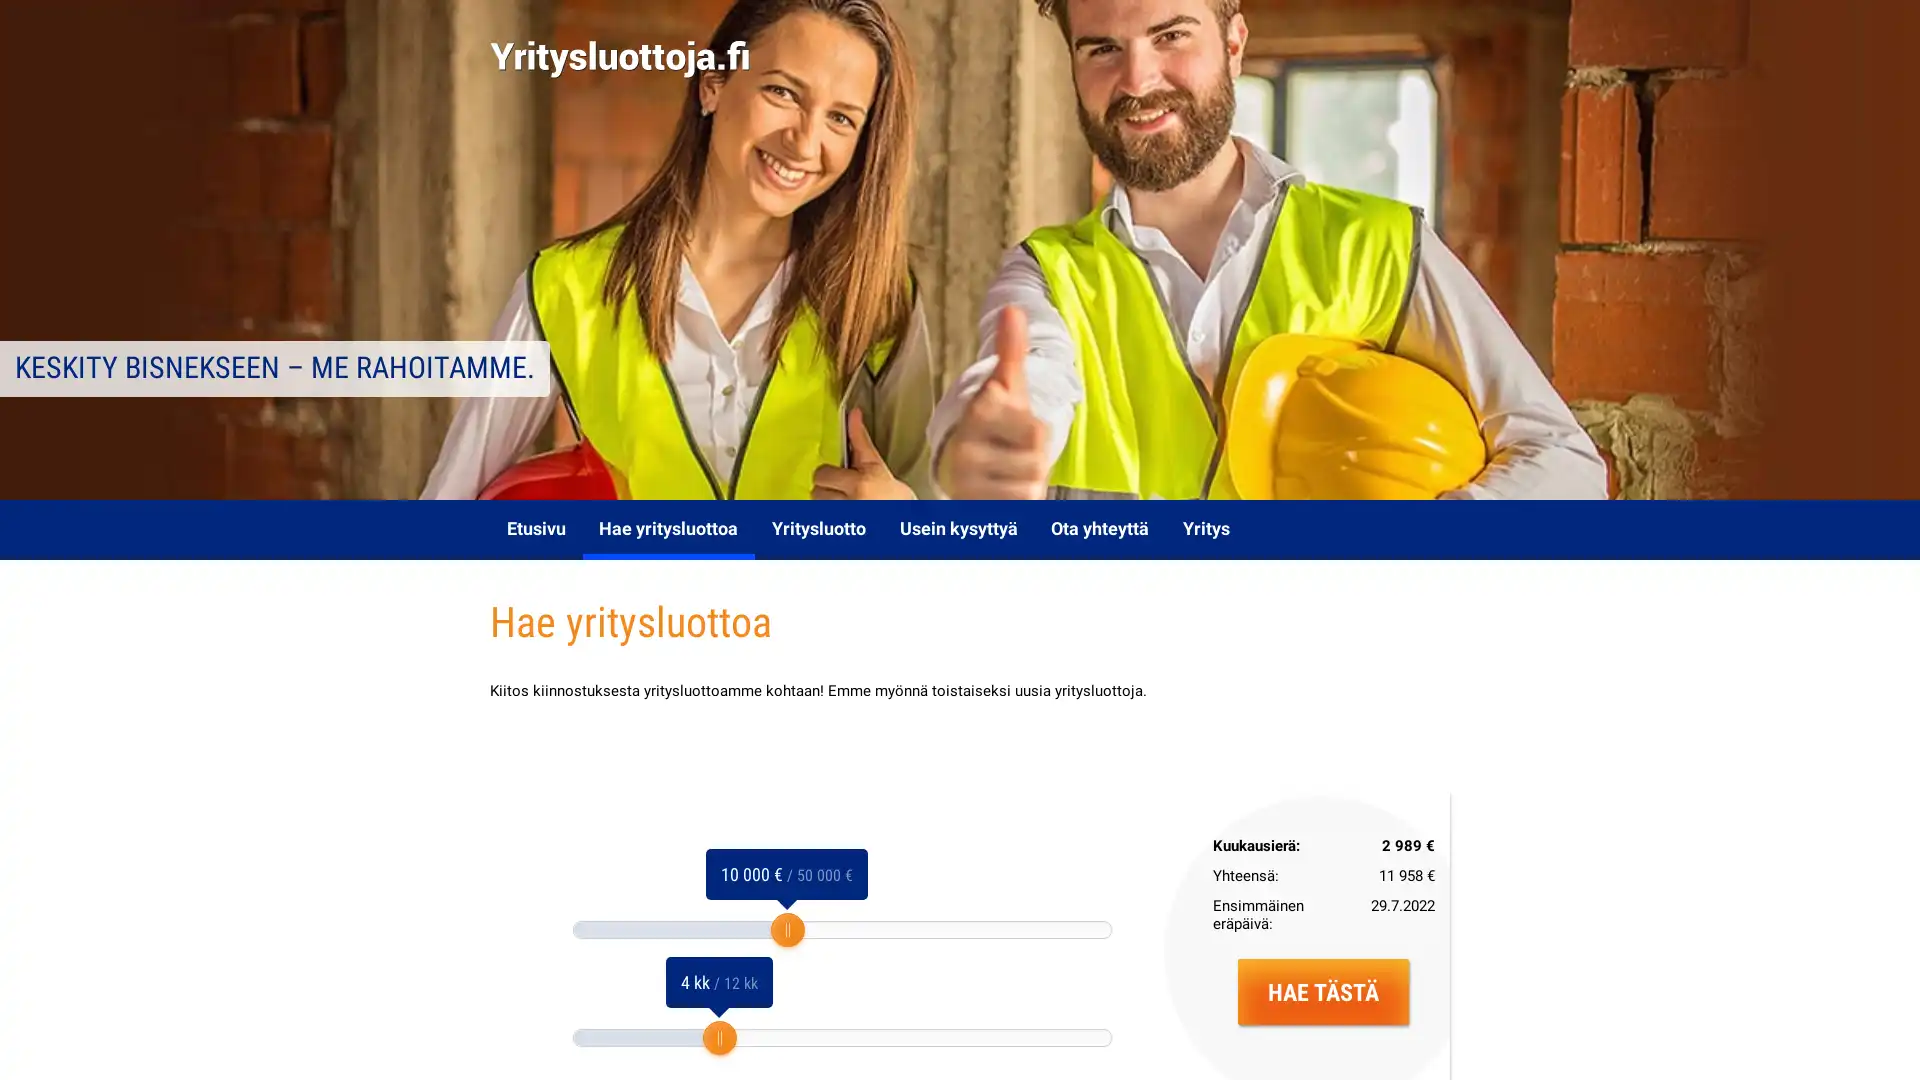 This screenshot has width=1920, height=1080. Describe the element at coordinates (1323, 991) in the screenshot. I see `Hae tasta` at that location.